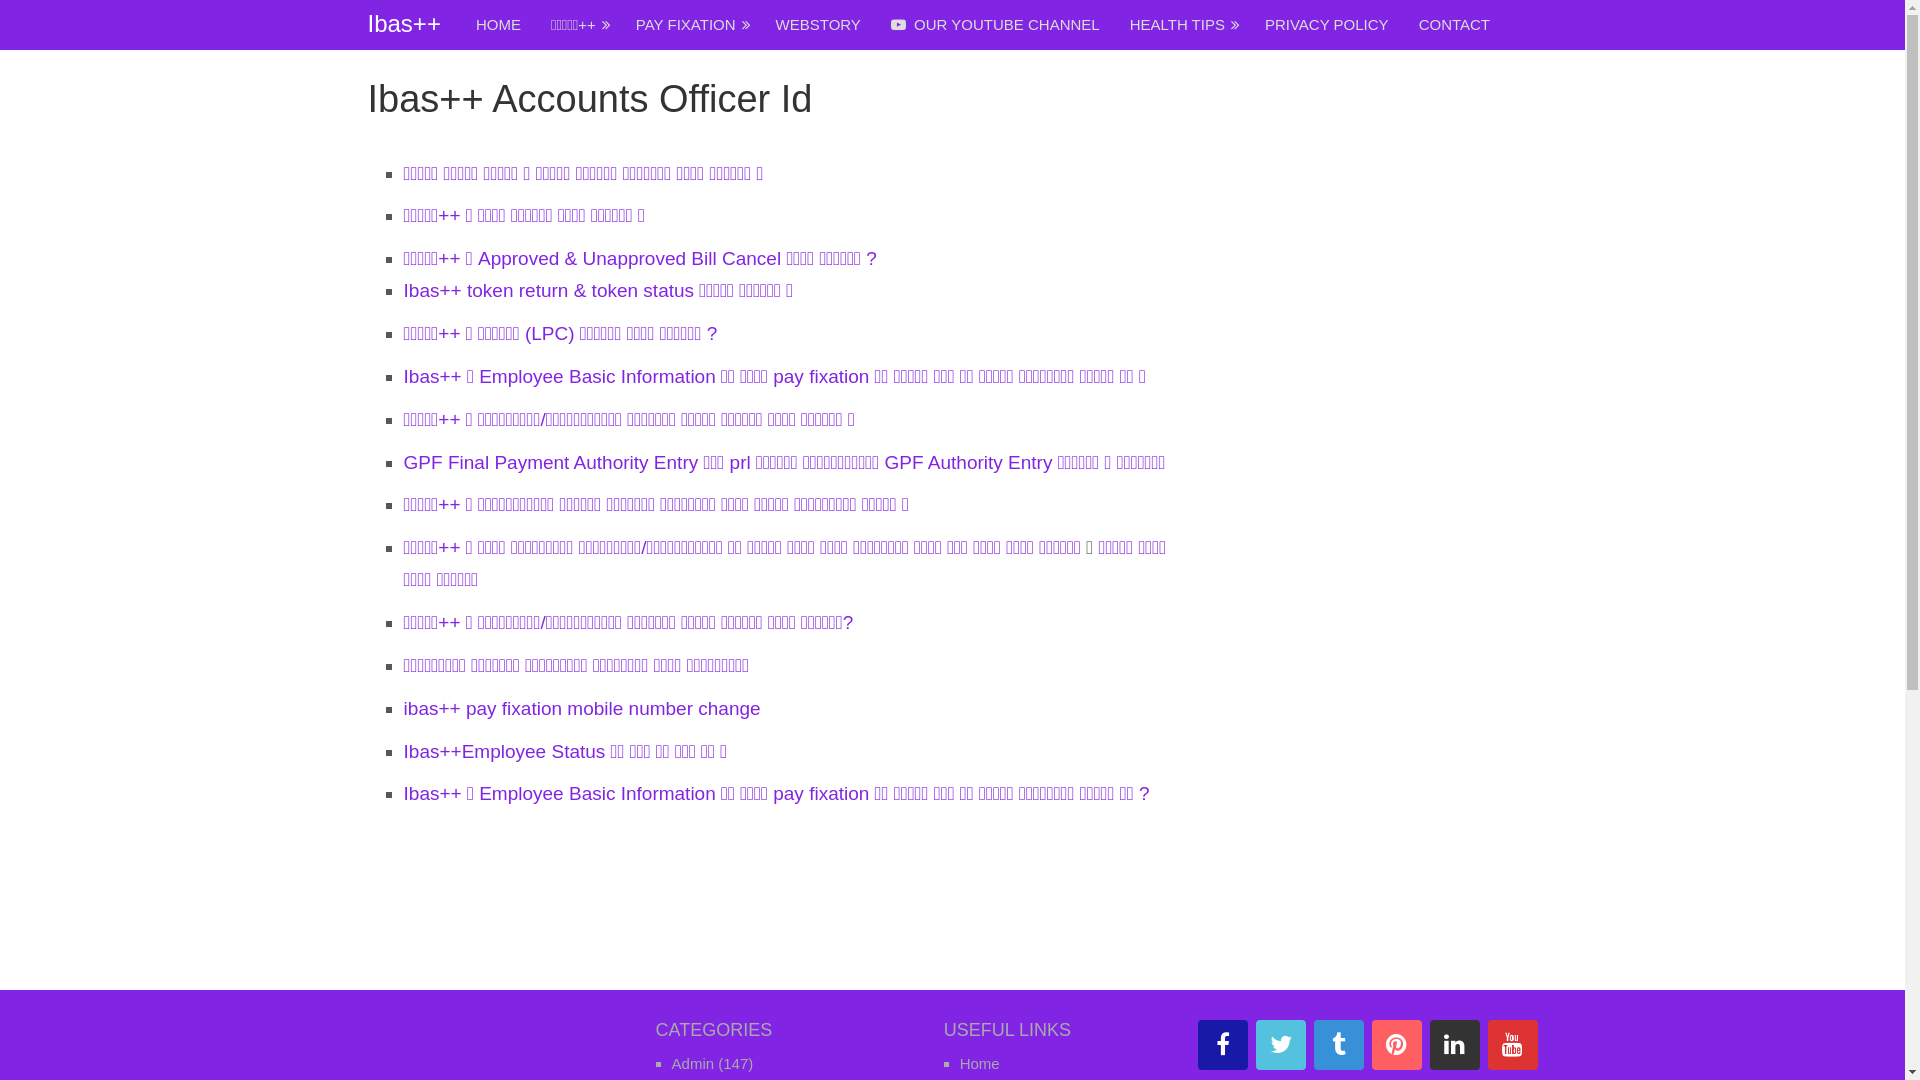 The width and height of the screenshot is (1920, 1080). I want to click on 'CONTACT', so click(1454, 24).